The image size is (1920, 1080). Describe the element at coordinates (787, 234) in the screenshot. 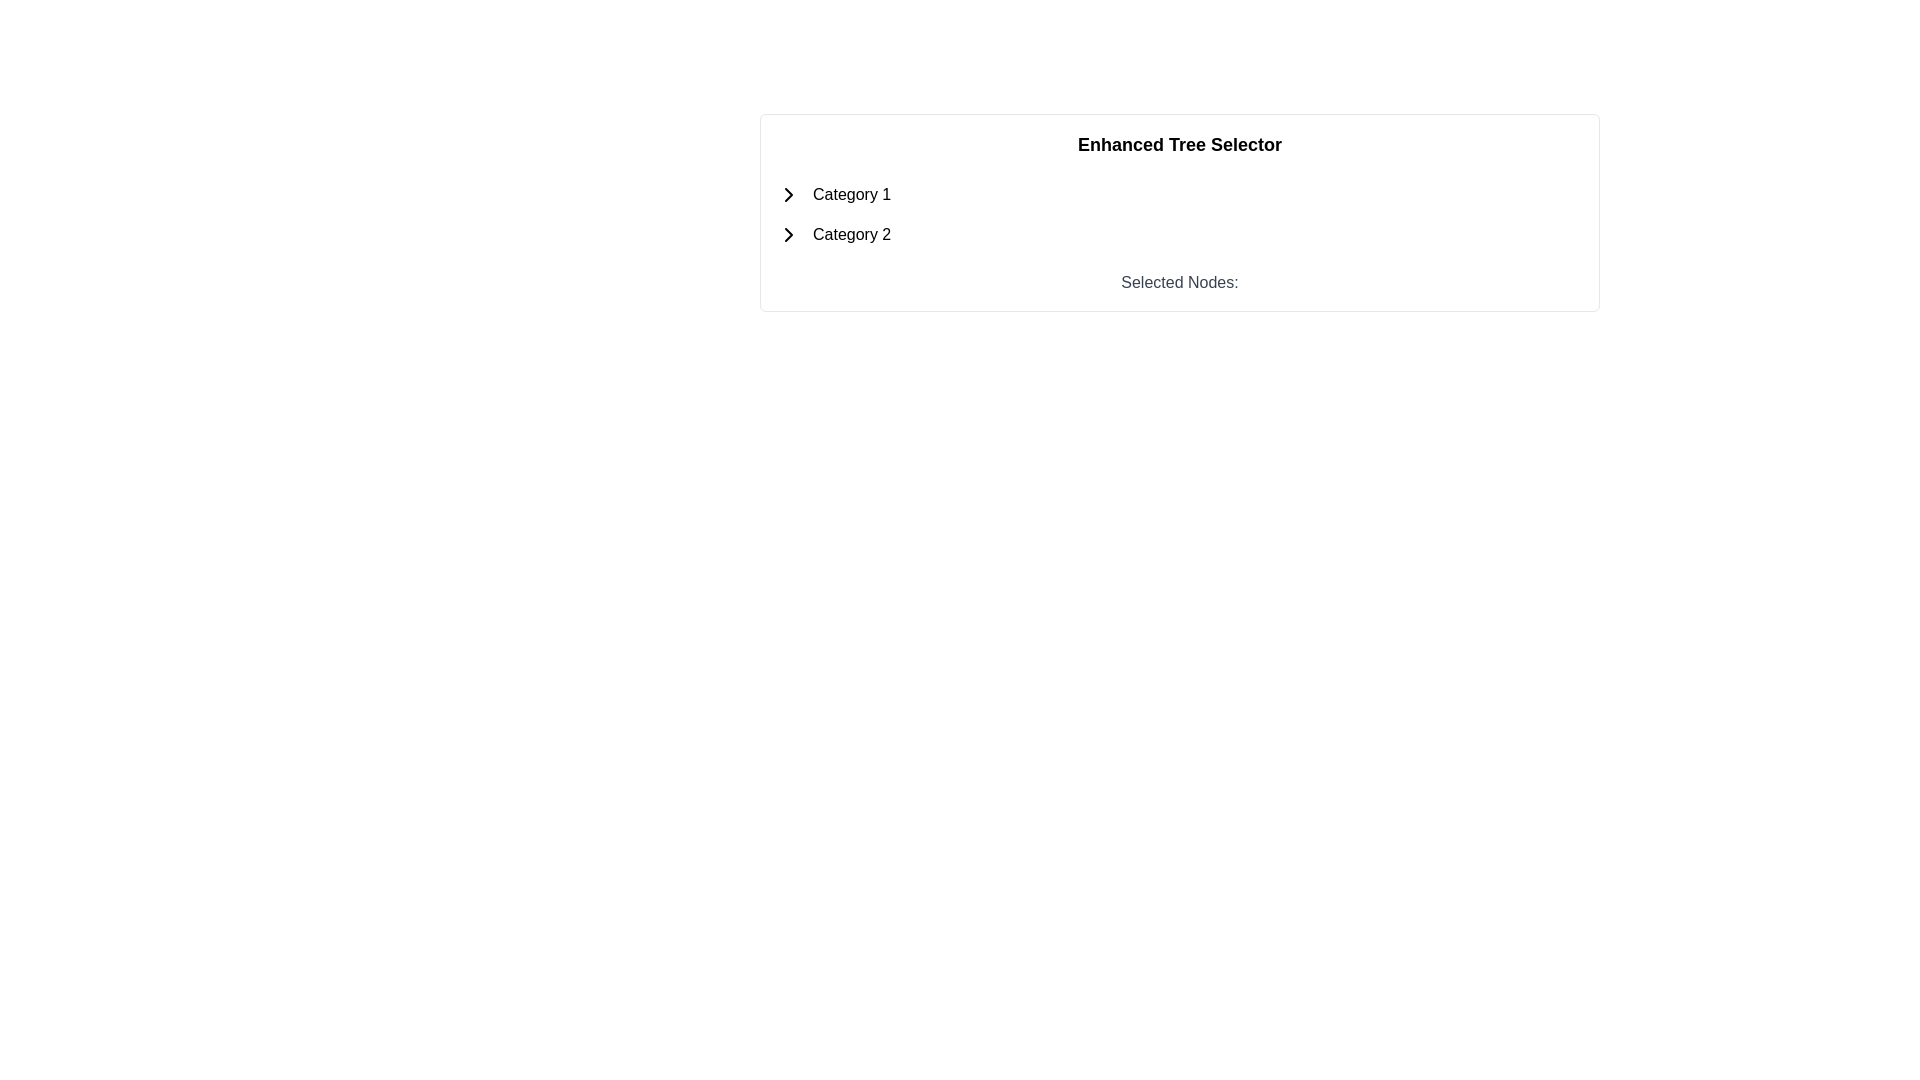

I see `the right-facing chevron icon located to the left of 'Category 2'` at that location.